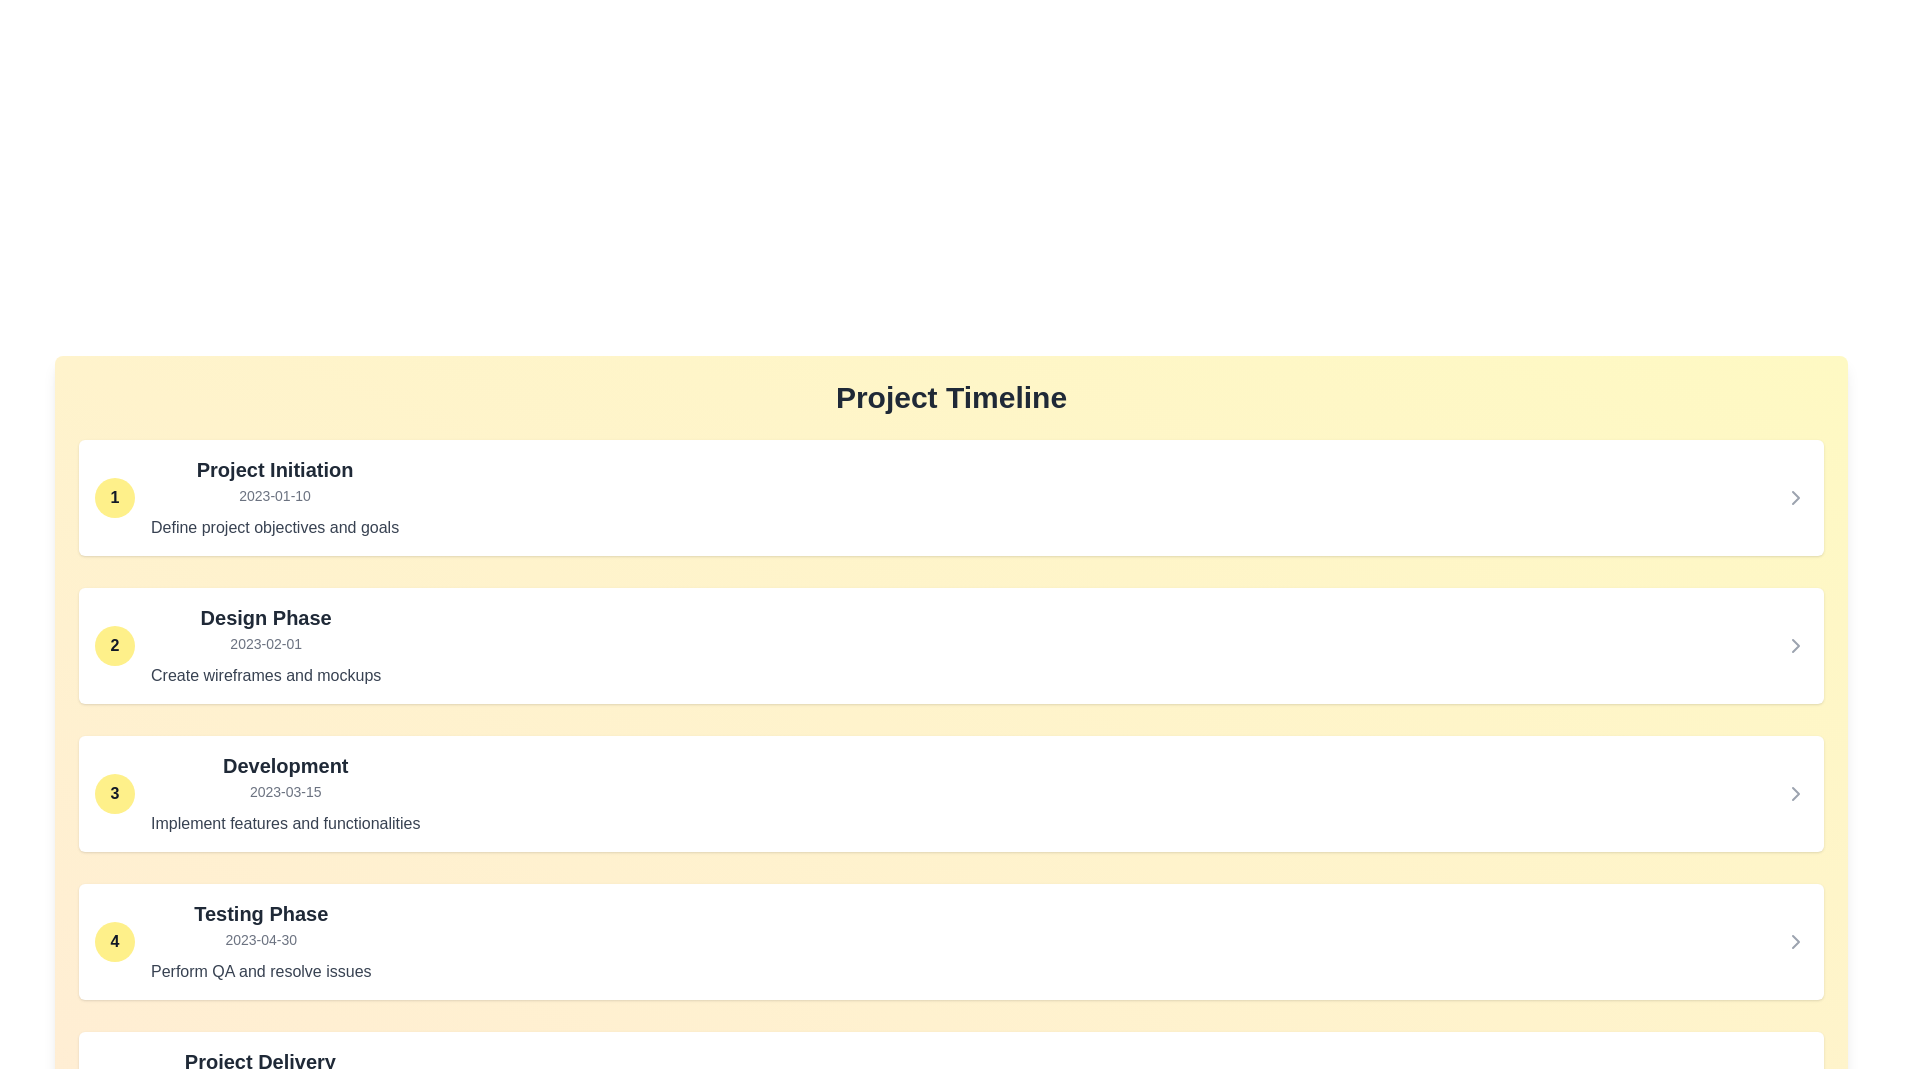 This screenshot has width=1920, height=1080. Describe the element at coordinates (1795, 941) in the screenshot. I see `the right-facing chevron arrow button located in the 'Testing Phase' section of the 'Project Timeline'` at that location.